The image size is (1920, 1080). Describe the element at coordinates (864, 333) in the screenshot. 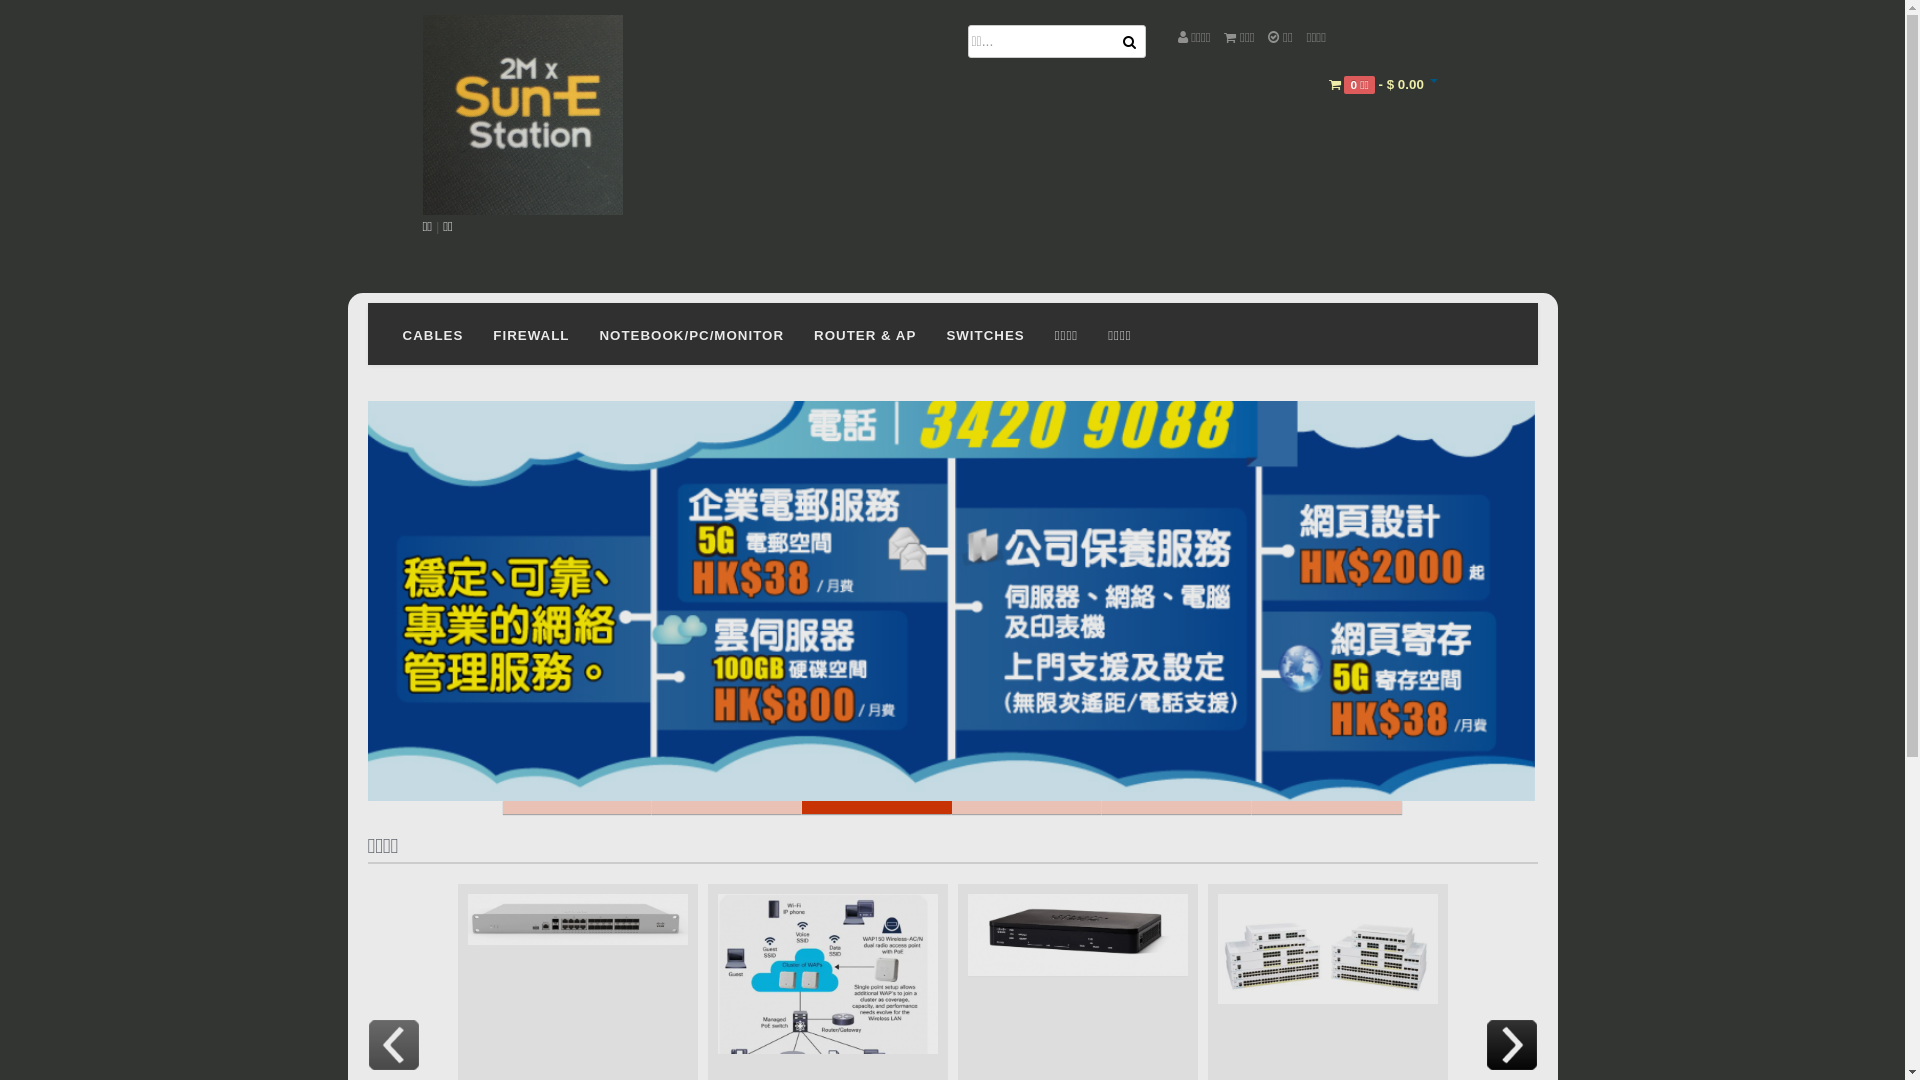

I see `'ROUTER & AP'` at that location.